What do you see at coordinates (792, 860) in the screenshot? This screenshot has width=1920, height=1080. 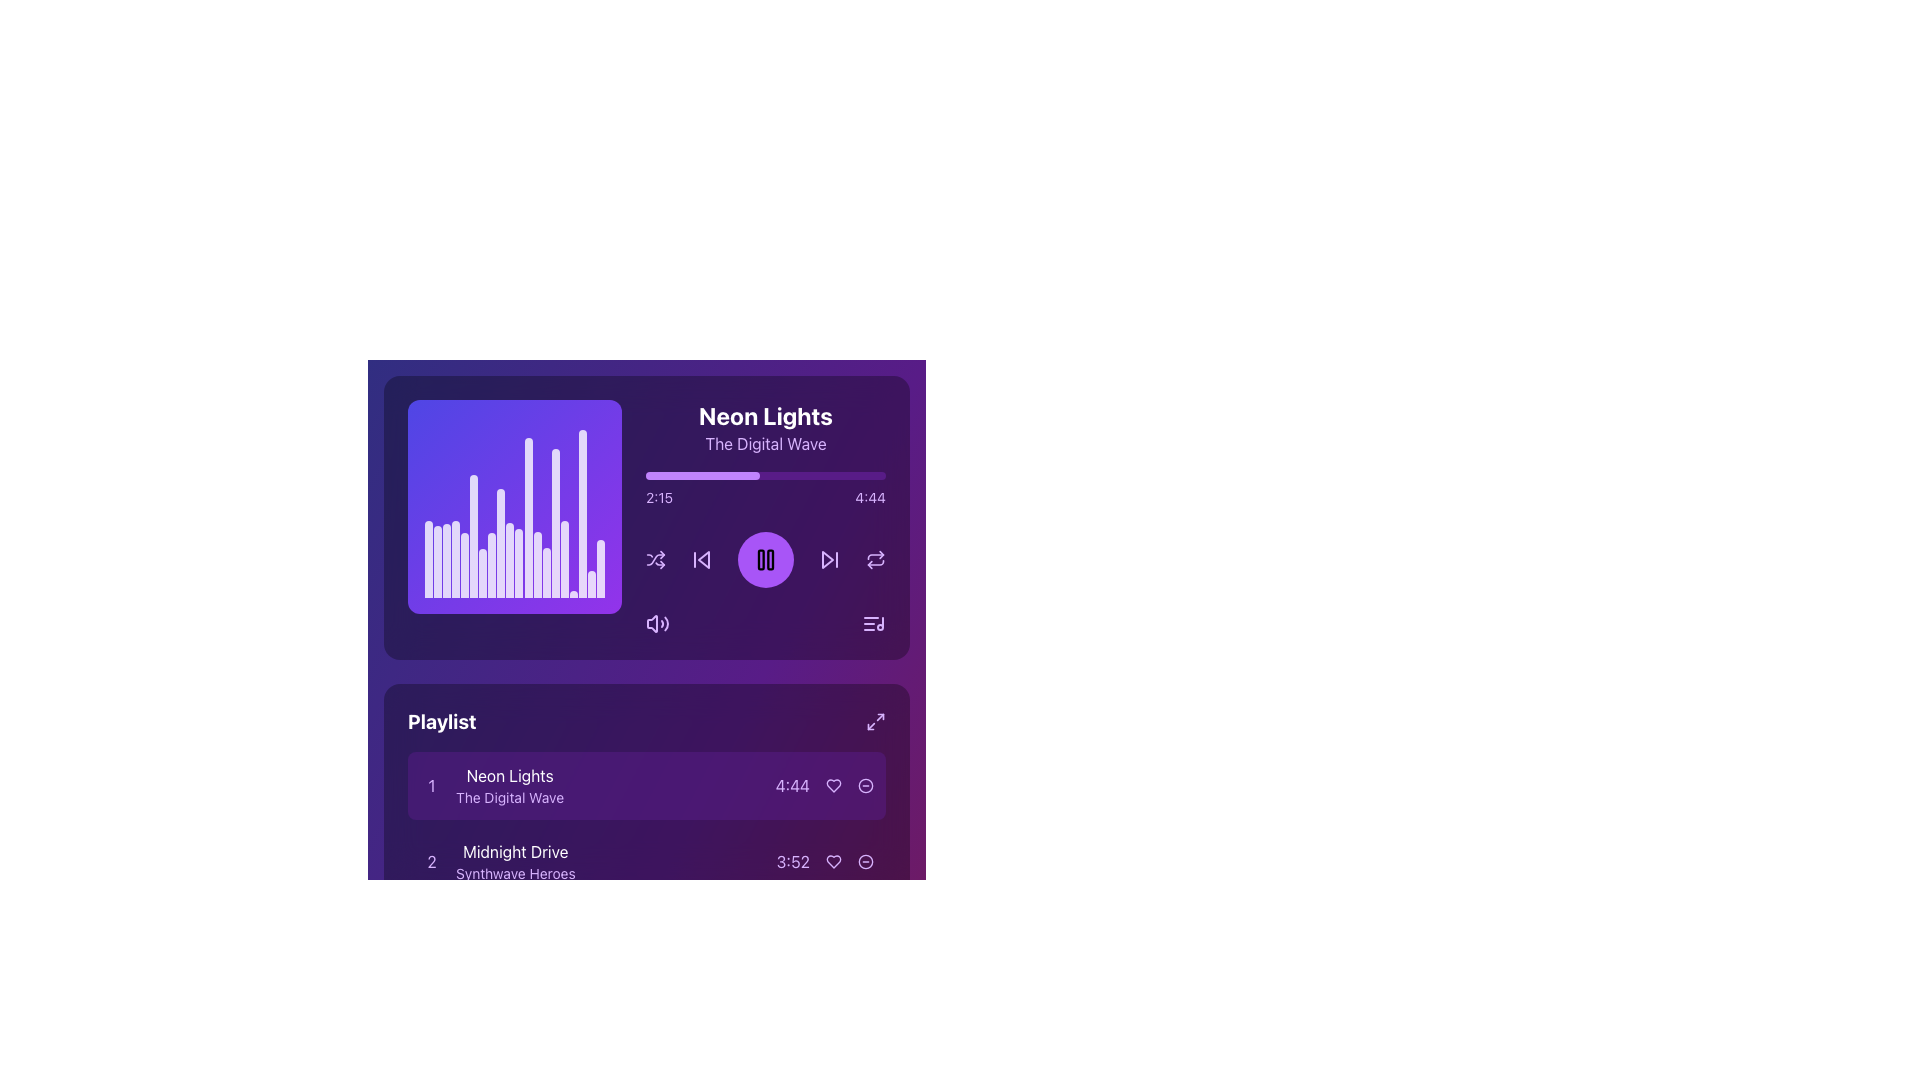 I see `the text label displaying '3:52', which is located in the bottom-right corner of the 'Playlist' section, adjacent to the song 'Midnight Drive'` at bounding box center [792, 860].